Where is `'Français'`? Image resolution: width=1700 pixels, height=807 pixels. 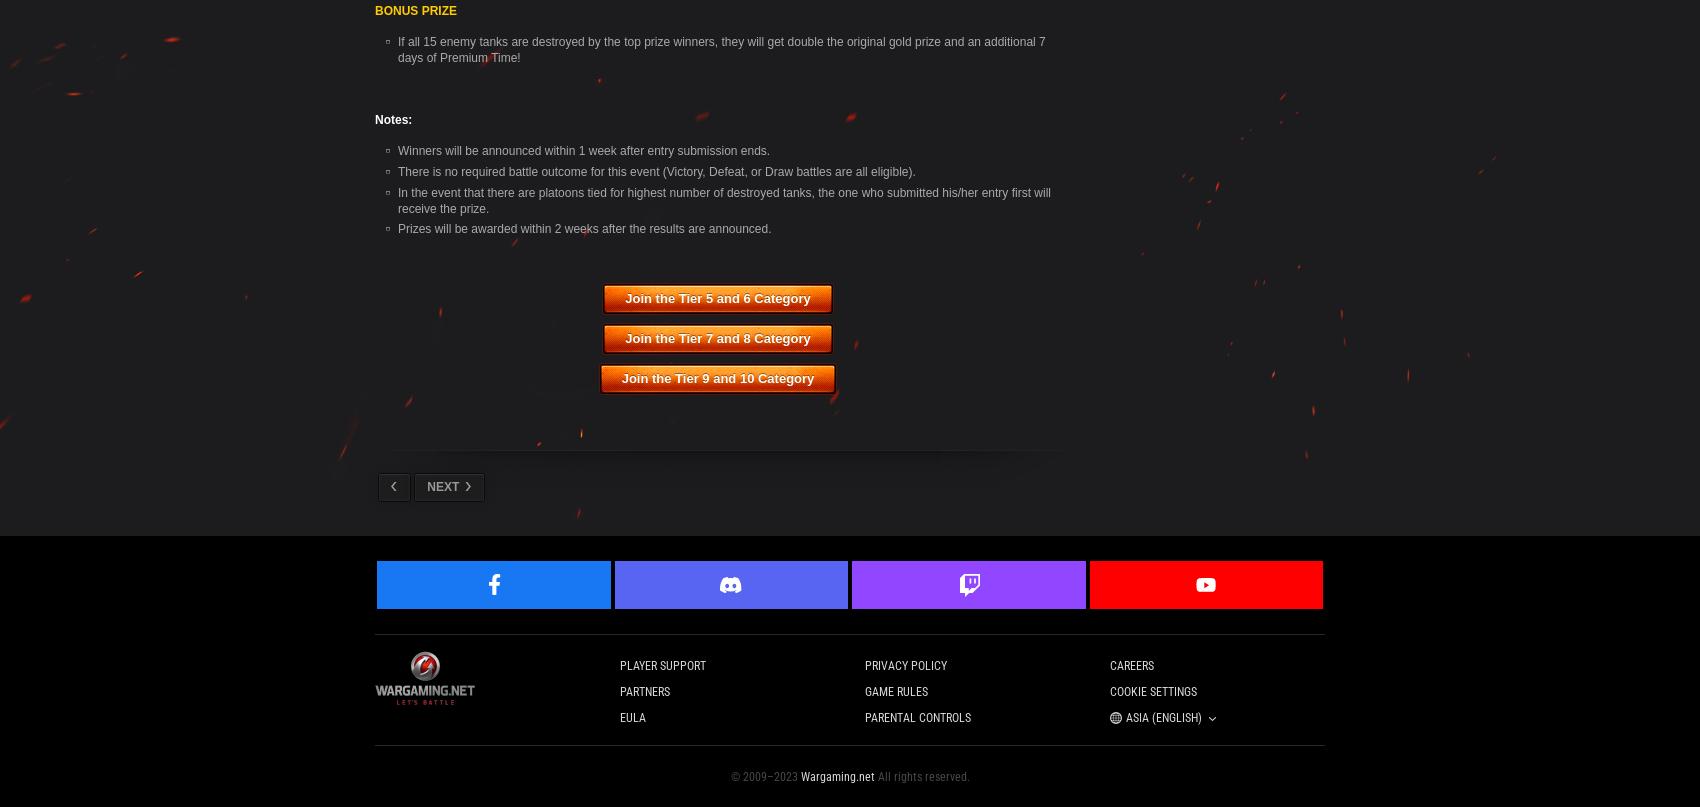
'Français' is located at coordinates (517, 417).